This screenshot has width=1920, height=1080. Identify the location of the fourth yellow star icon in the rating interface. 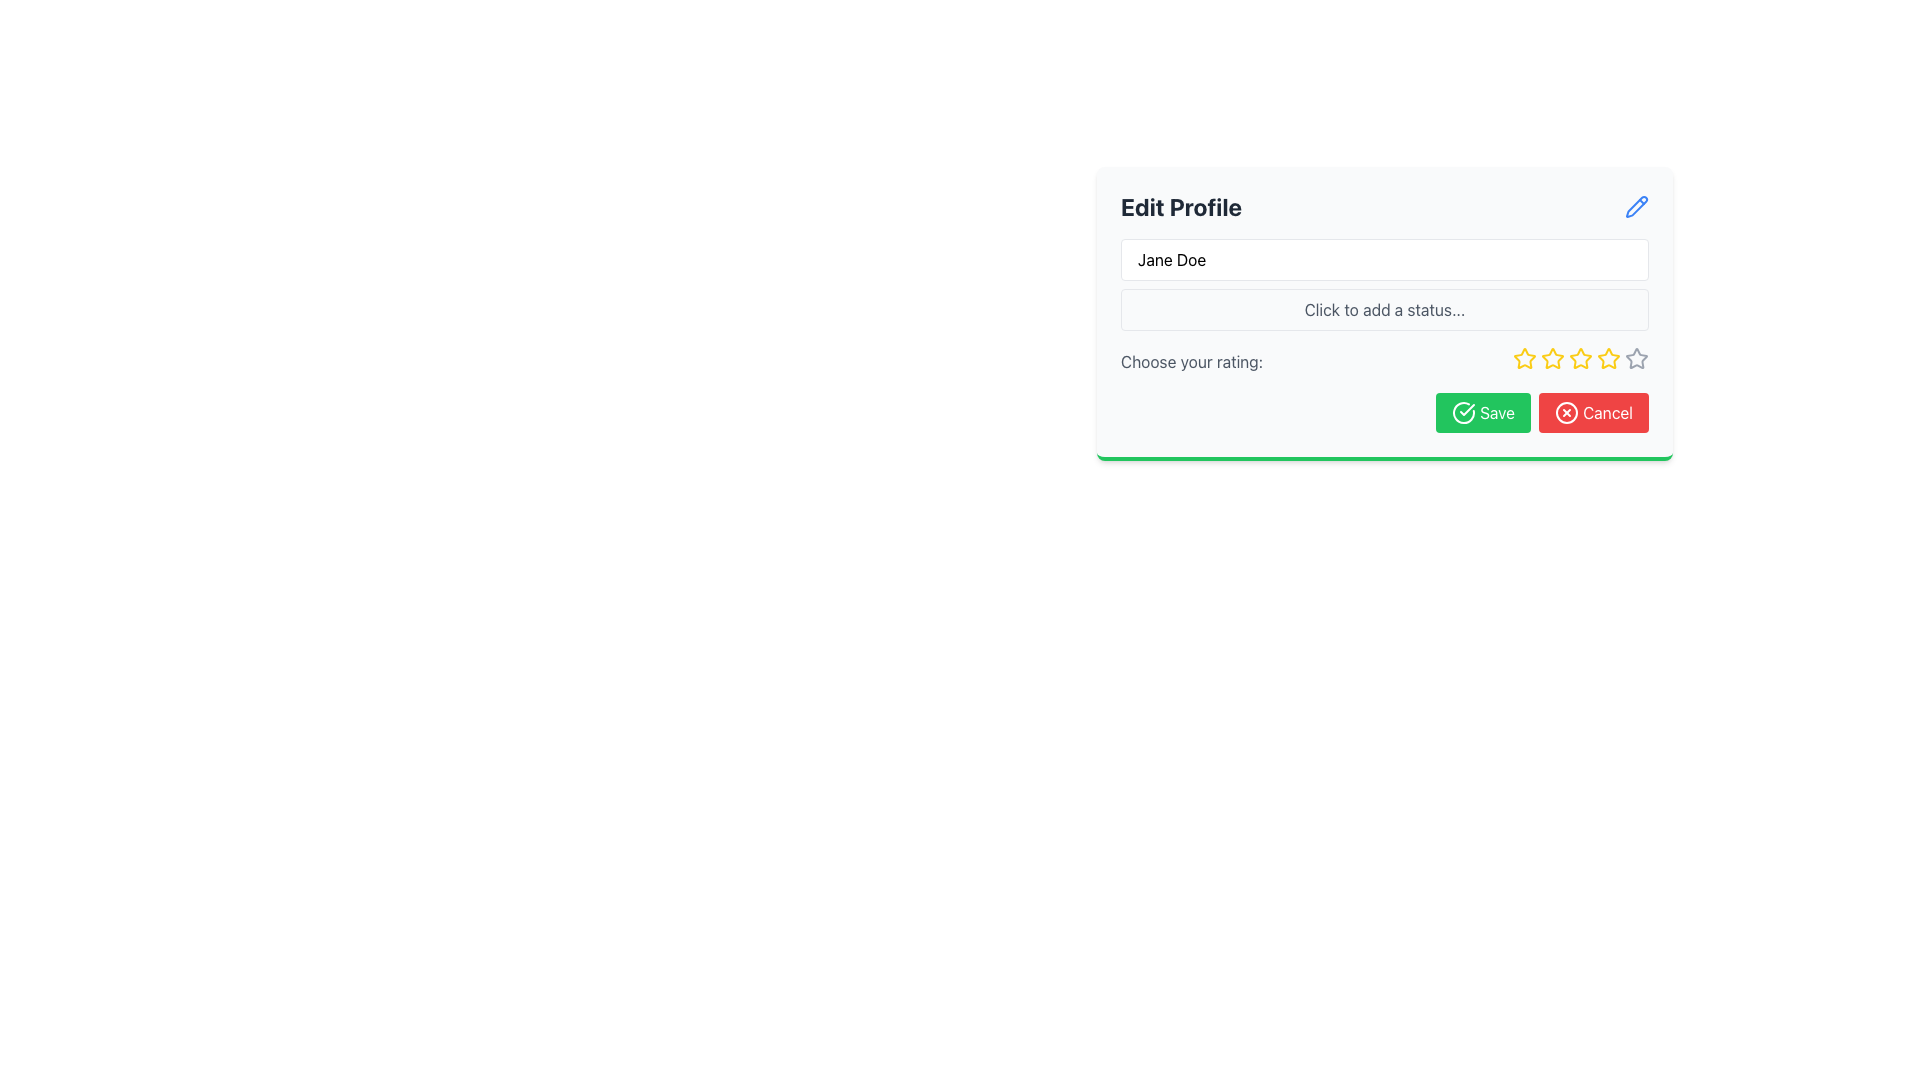
(1579, 357).